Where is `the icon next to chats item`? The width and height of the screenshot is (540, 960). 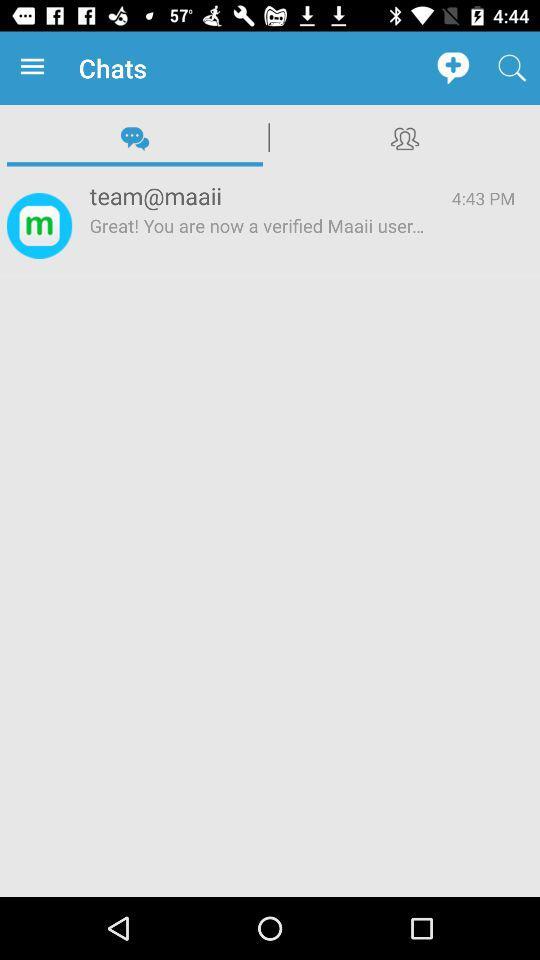
the icon next to chats item is located at coordinates (36, 68).